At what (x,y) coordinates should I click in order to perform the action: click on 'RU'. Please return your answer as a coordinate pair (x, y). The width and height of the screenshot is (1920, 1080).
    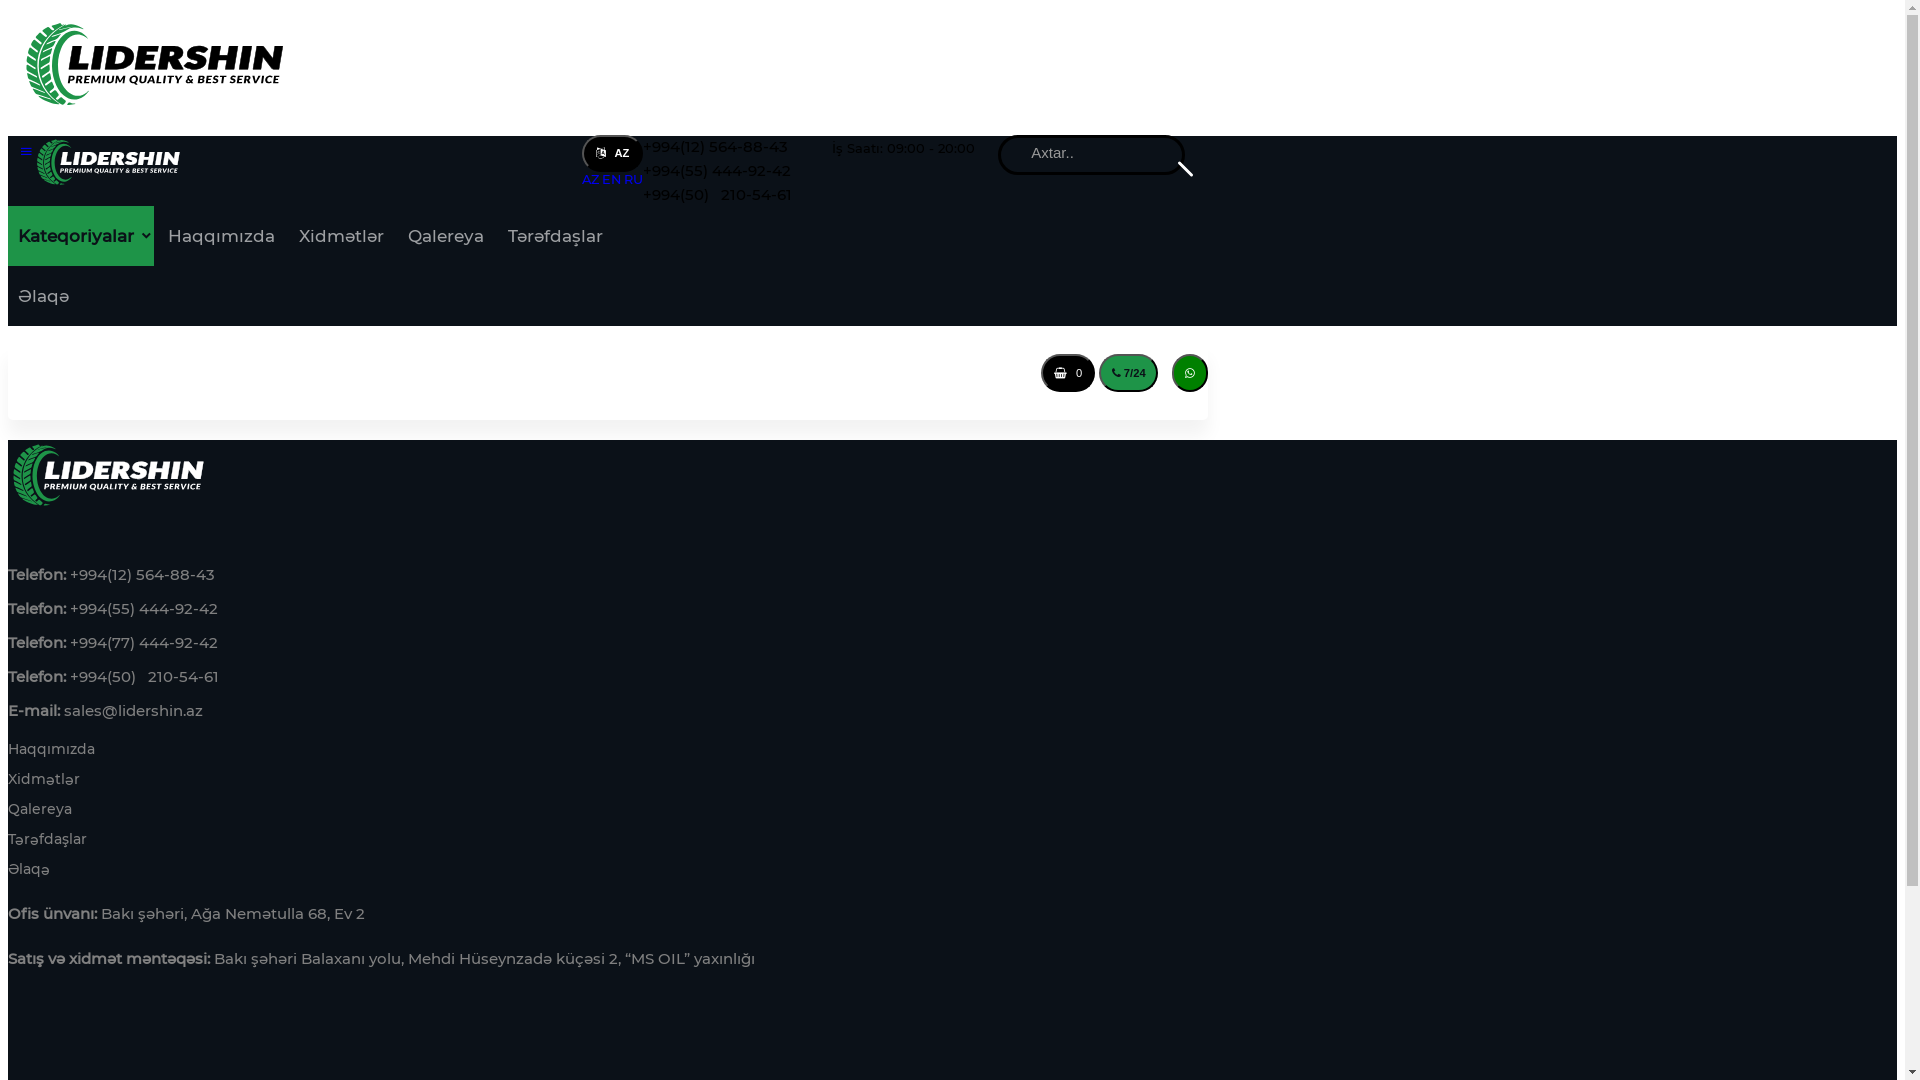
    Looking at the image, I should click on (623, 178).